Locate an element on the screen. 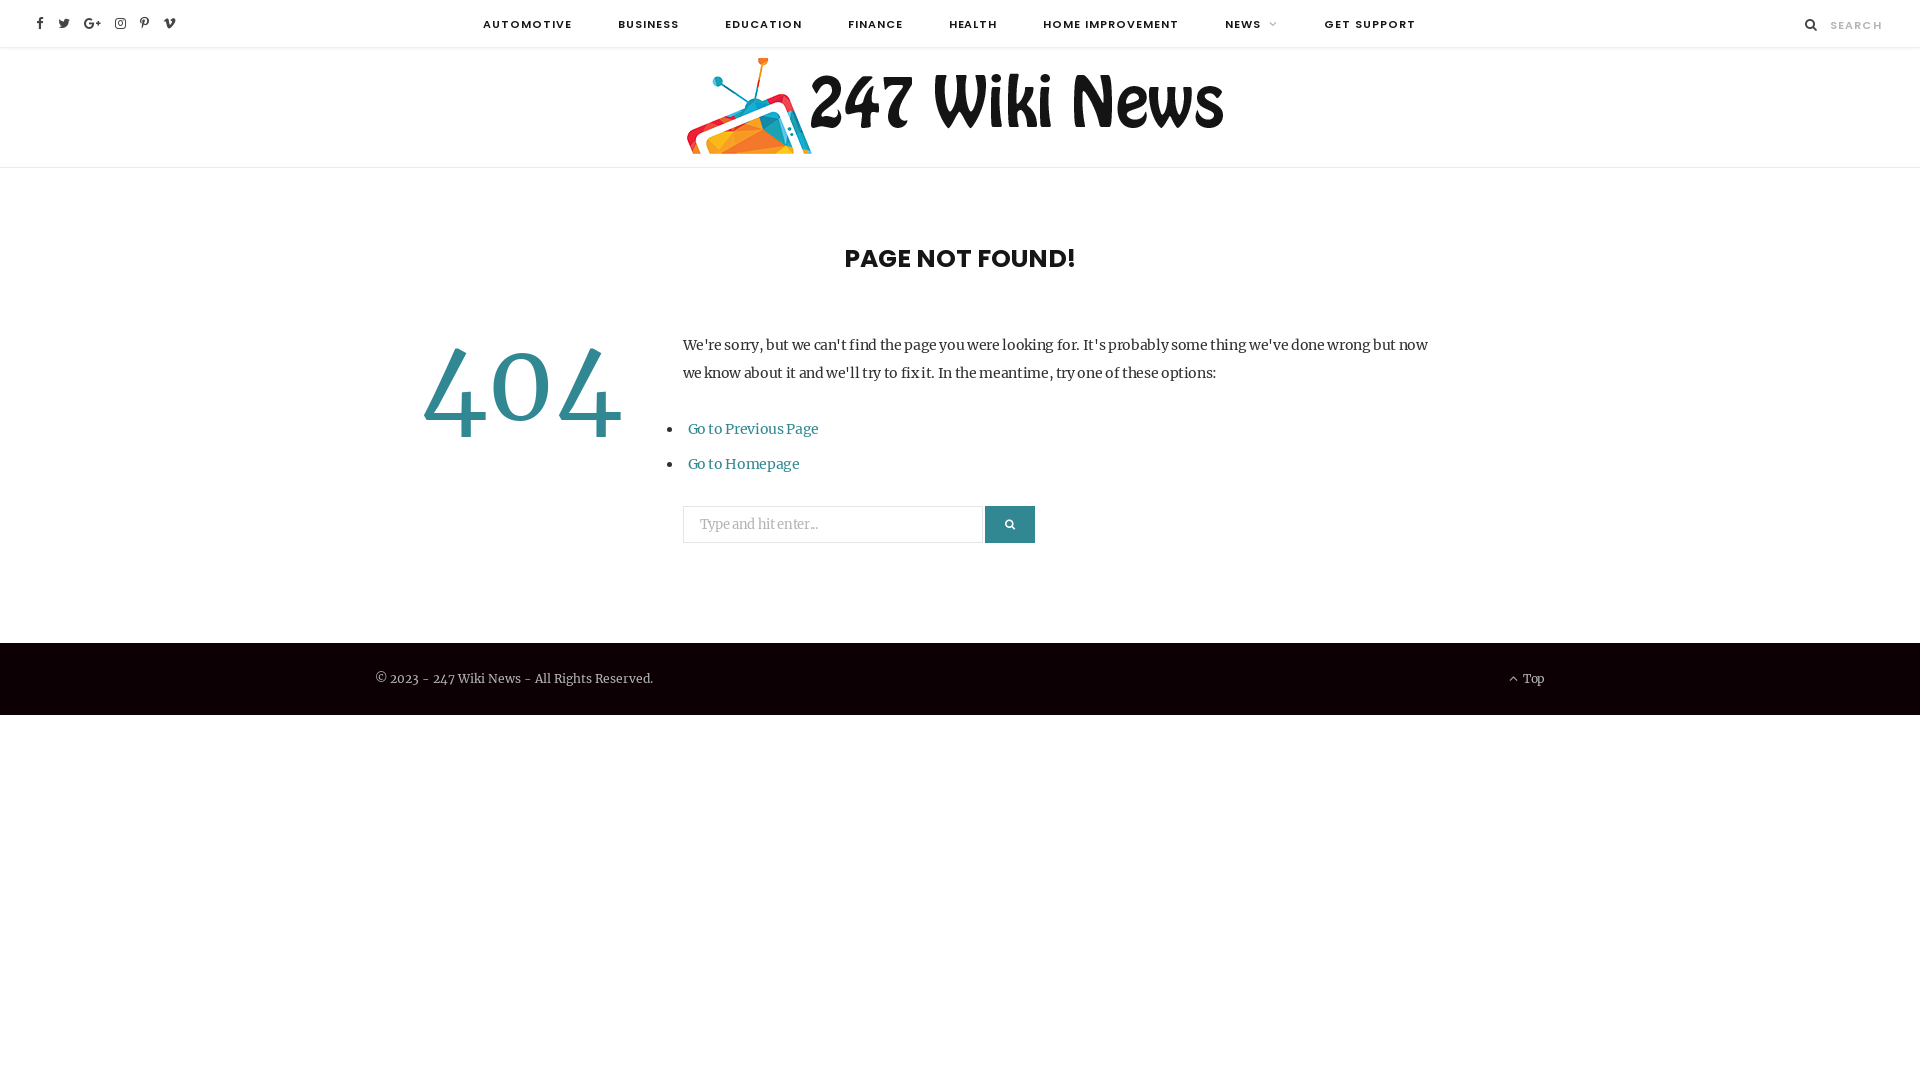 The width and height of the screenshot is (1920, 1080). 'Twitter' is located at coordinates (63, 23).